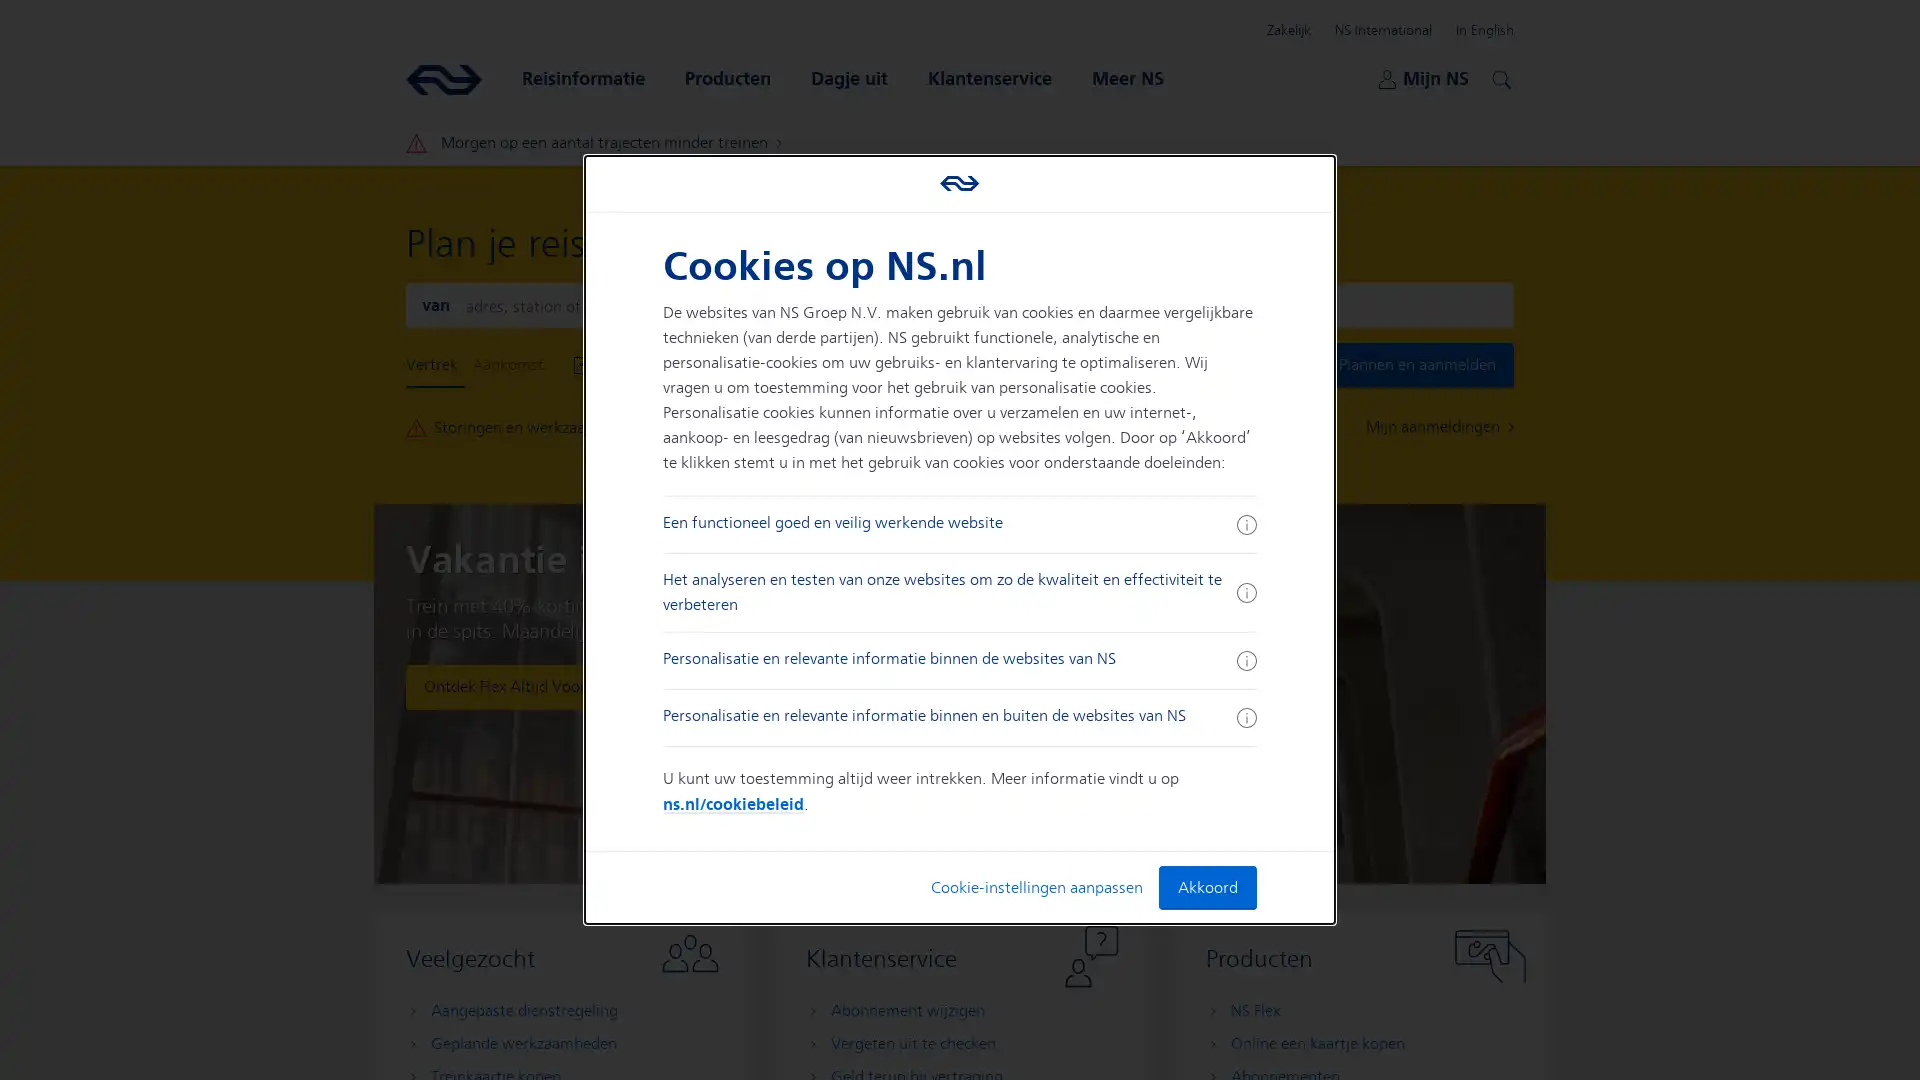 This screenshot has height=1080, width=1920. What do you see at coordinates (1245, 523) in the screenshot?
I see `Meer informatie ingeklapt` at bounding box center [1245, 523].